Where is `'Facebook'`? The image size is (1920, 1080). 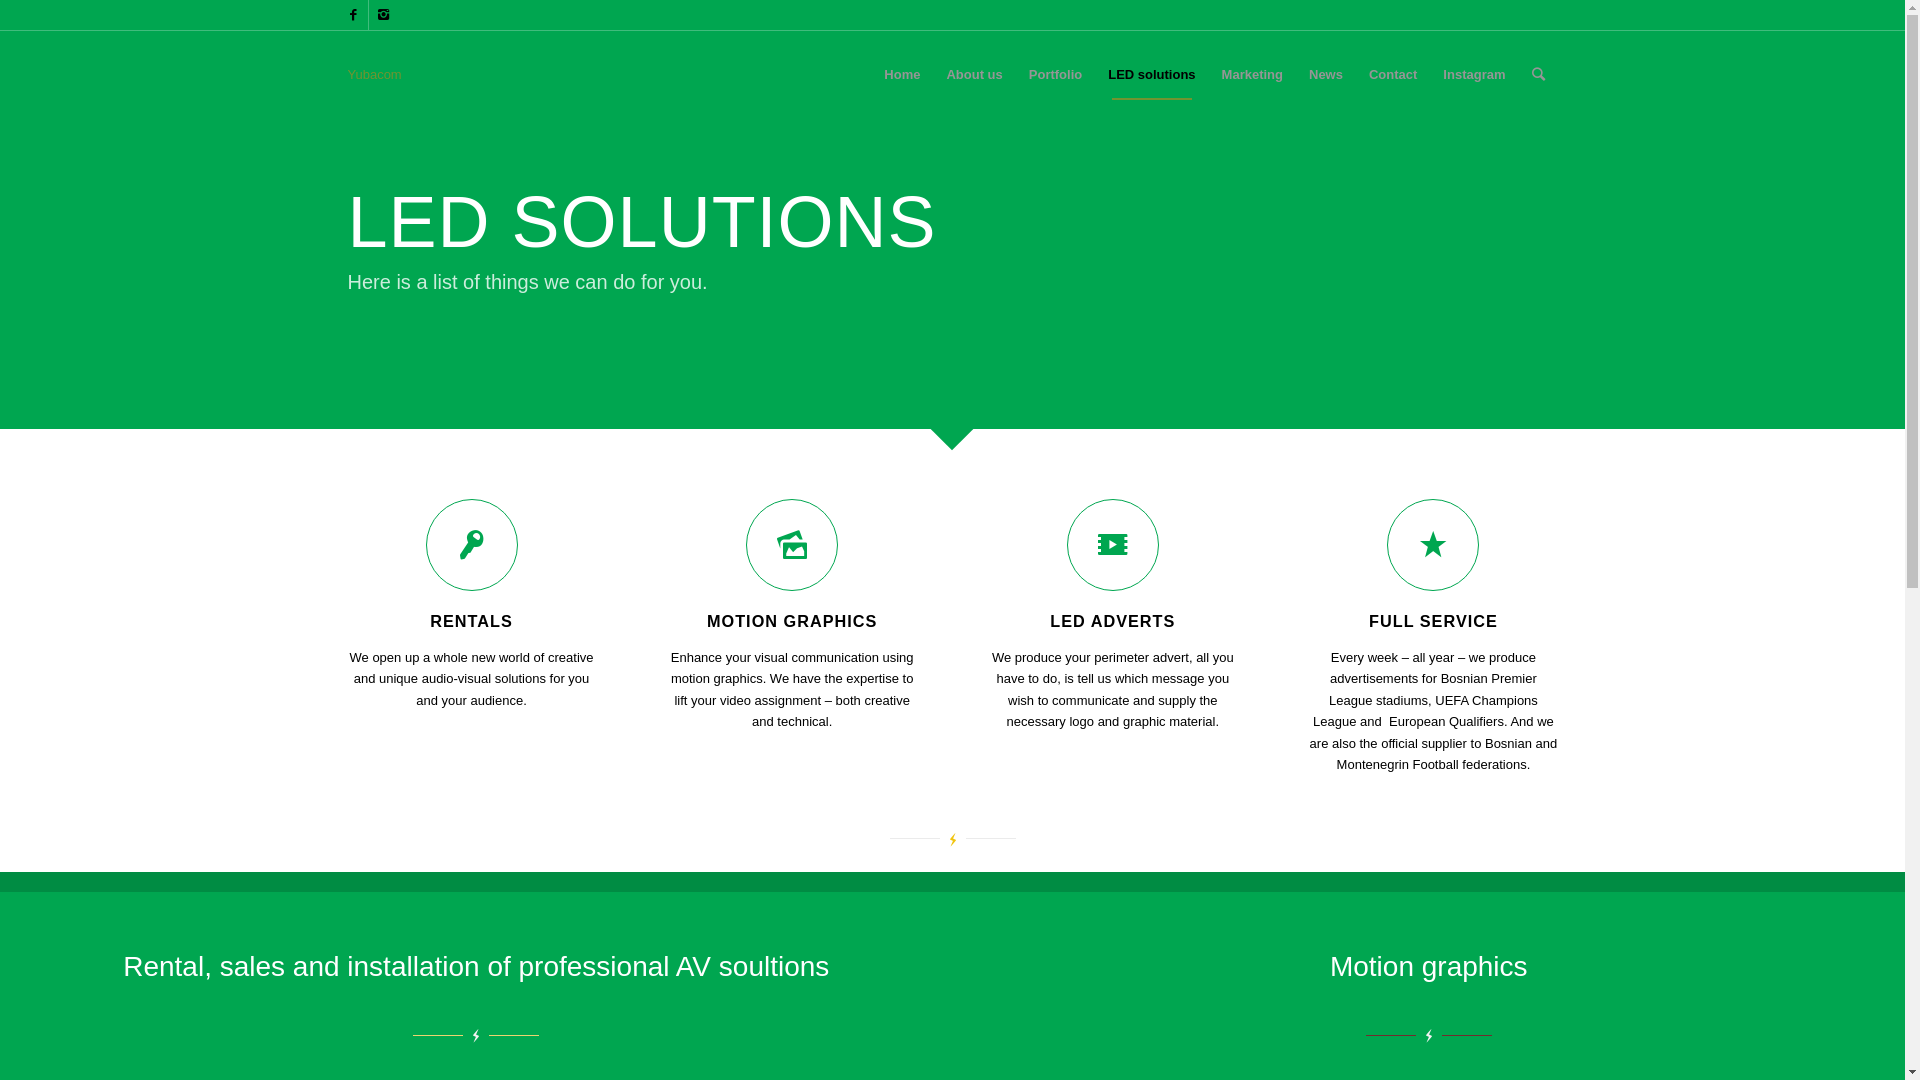 'Facebook' is located at coordinates (337, 15).